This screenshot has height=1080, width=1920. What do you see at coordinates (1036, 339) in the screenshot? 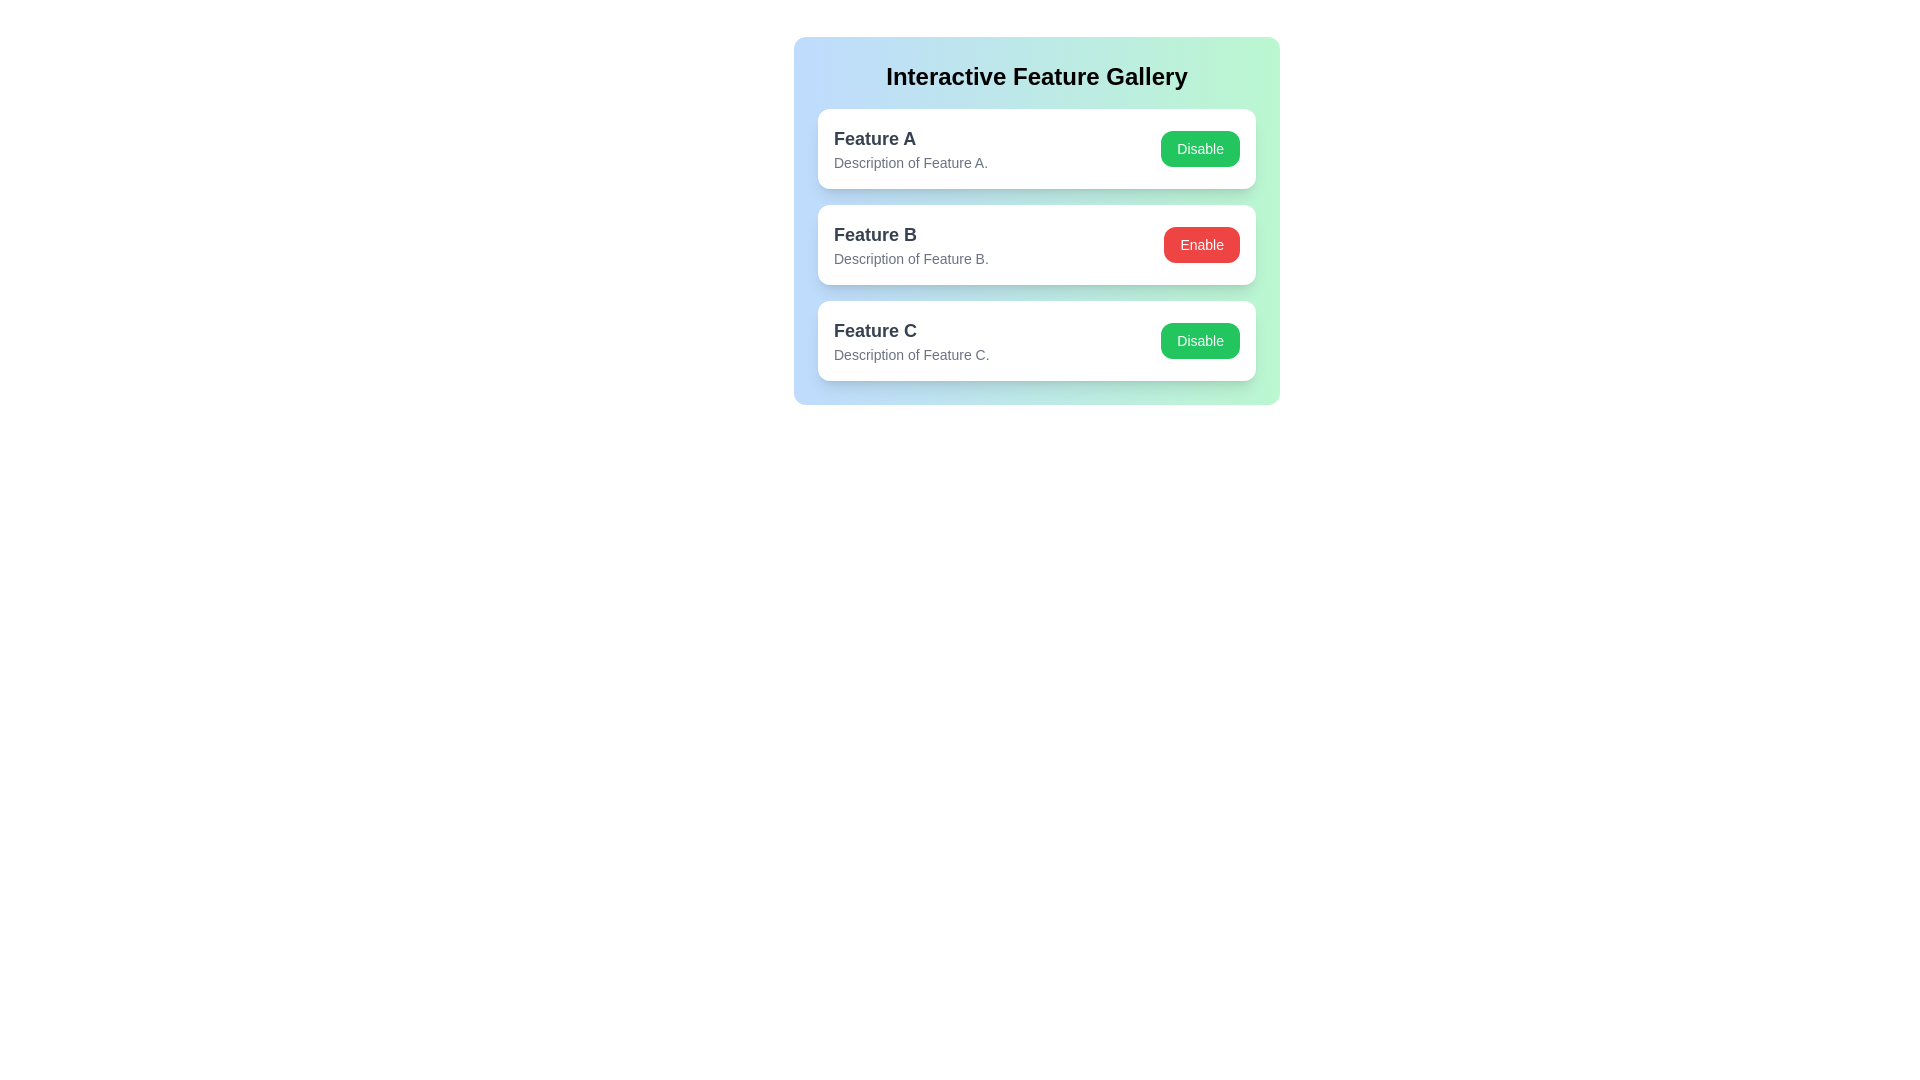
I see `the feature Feature C to observe the hover effect` at bounding box center [1036, 339].